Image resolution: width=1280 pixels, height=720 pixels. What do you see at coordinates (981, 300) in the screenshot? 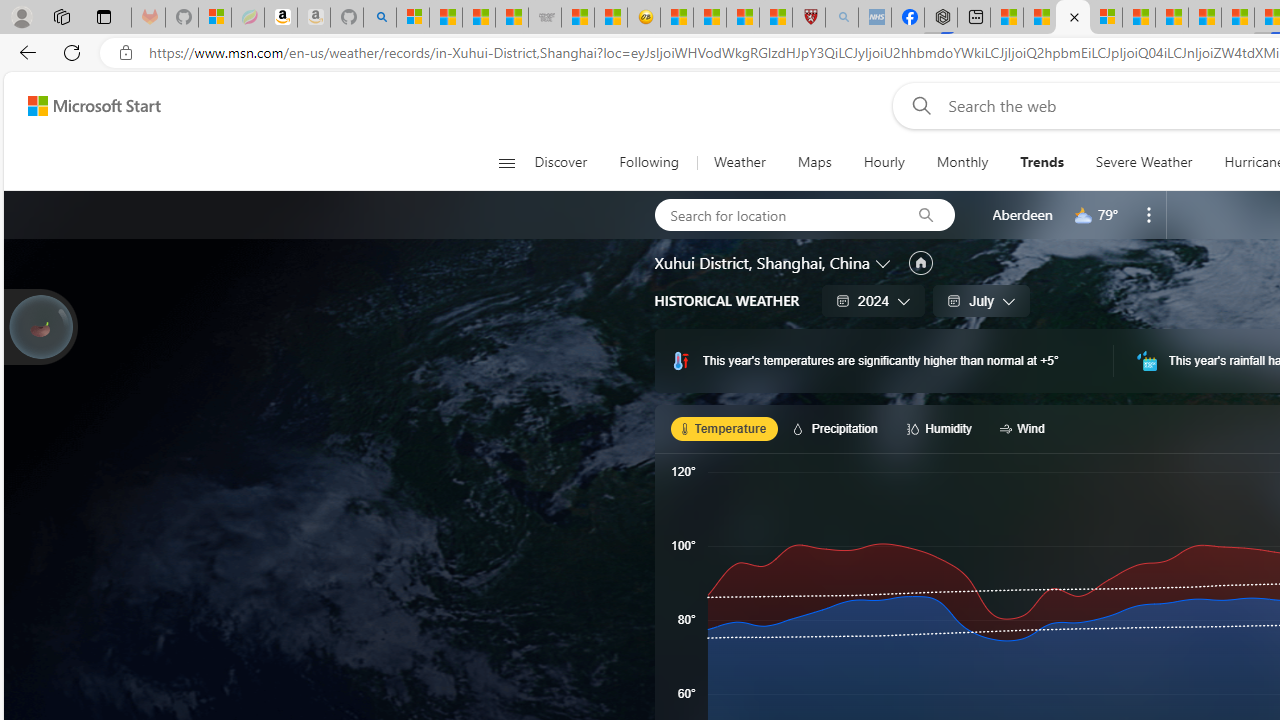
I see `'July'` at bounding box center [981, 300].